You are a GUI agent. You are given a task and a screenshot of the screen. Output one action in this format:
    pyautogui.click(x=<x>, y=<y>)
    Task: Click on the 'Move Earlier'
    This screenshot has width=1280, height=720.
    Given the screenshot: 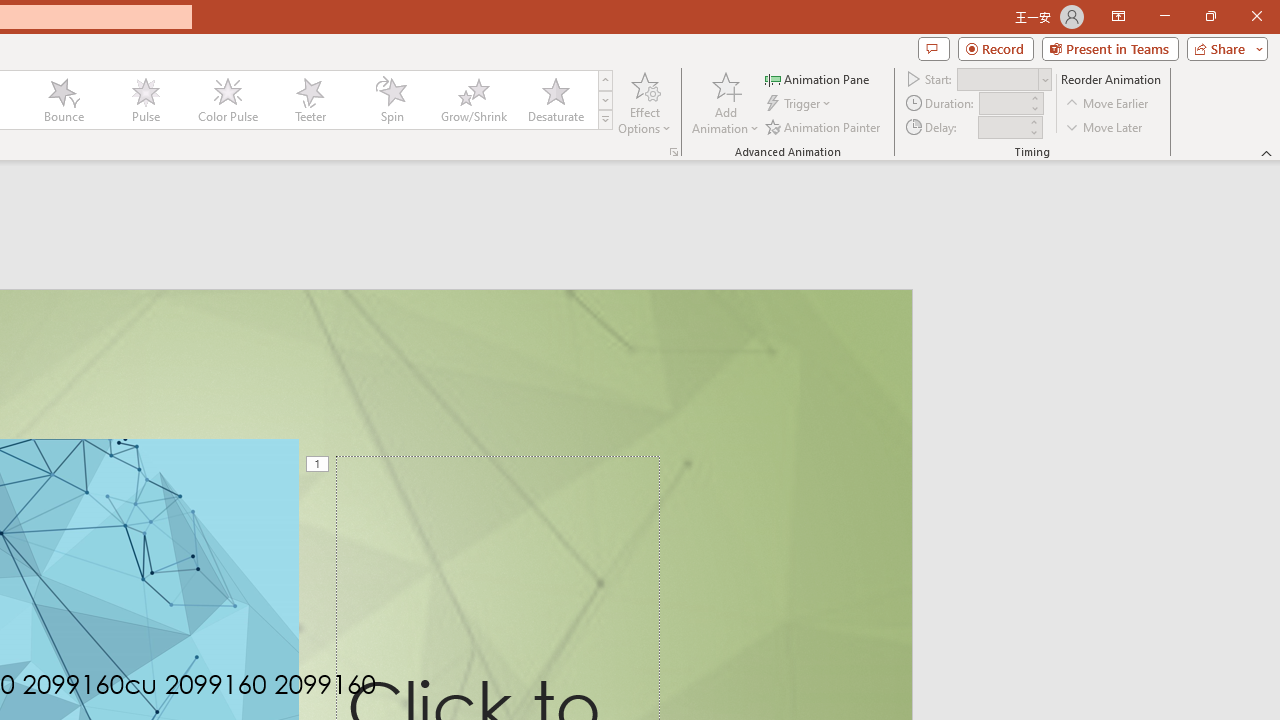 What is the action you would take?
    pyautogui.click(x=1106, y=103)
    